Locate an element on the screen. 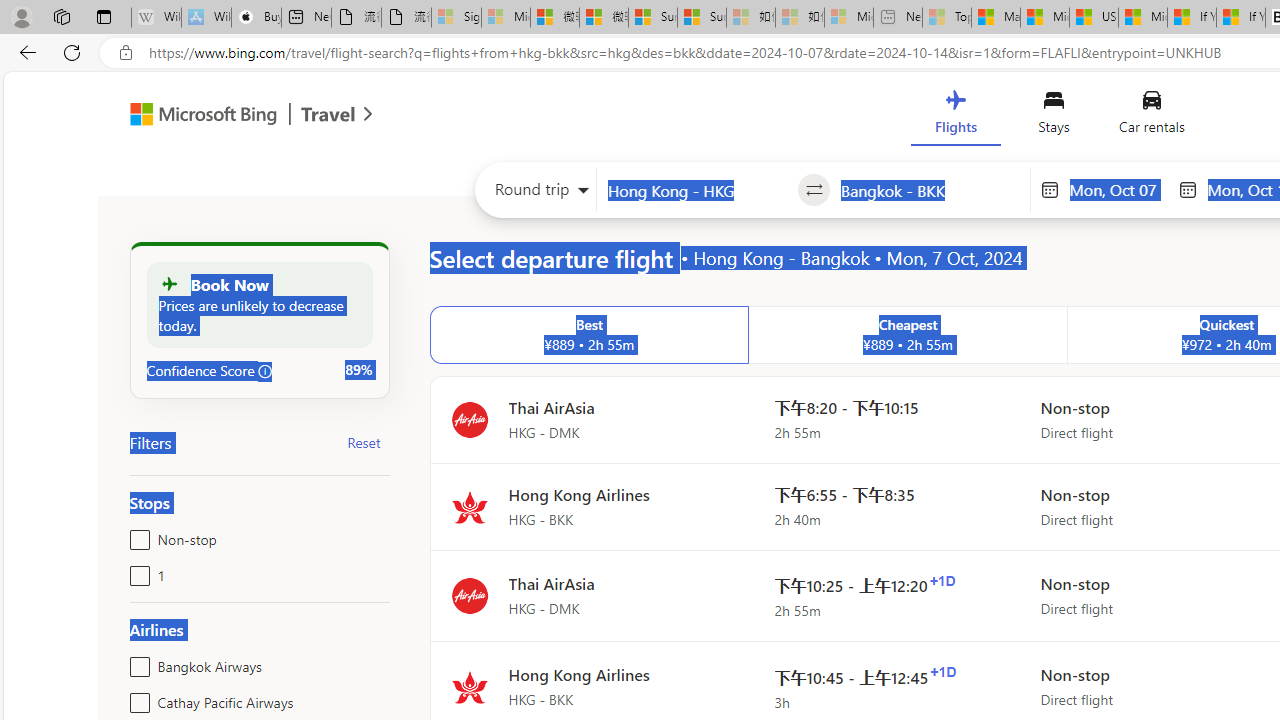 This screenshot has height=720, width=1280. 'Select trip type' is located at coordinates (536, 194).